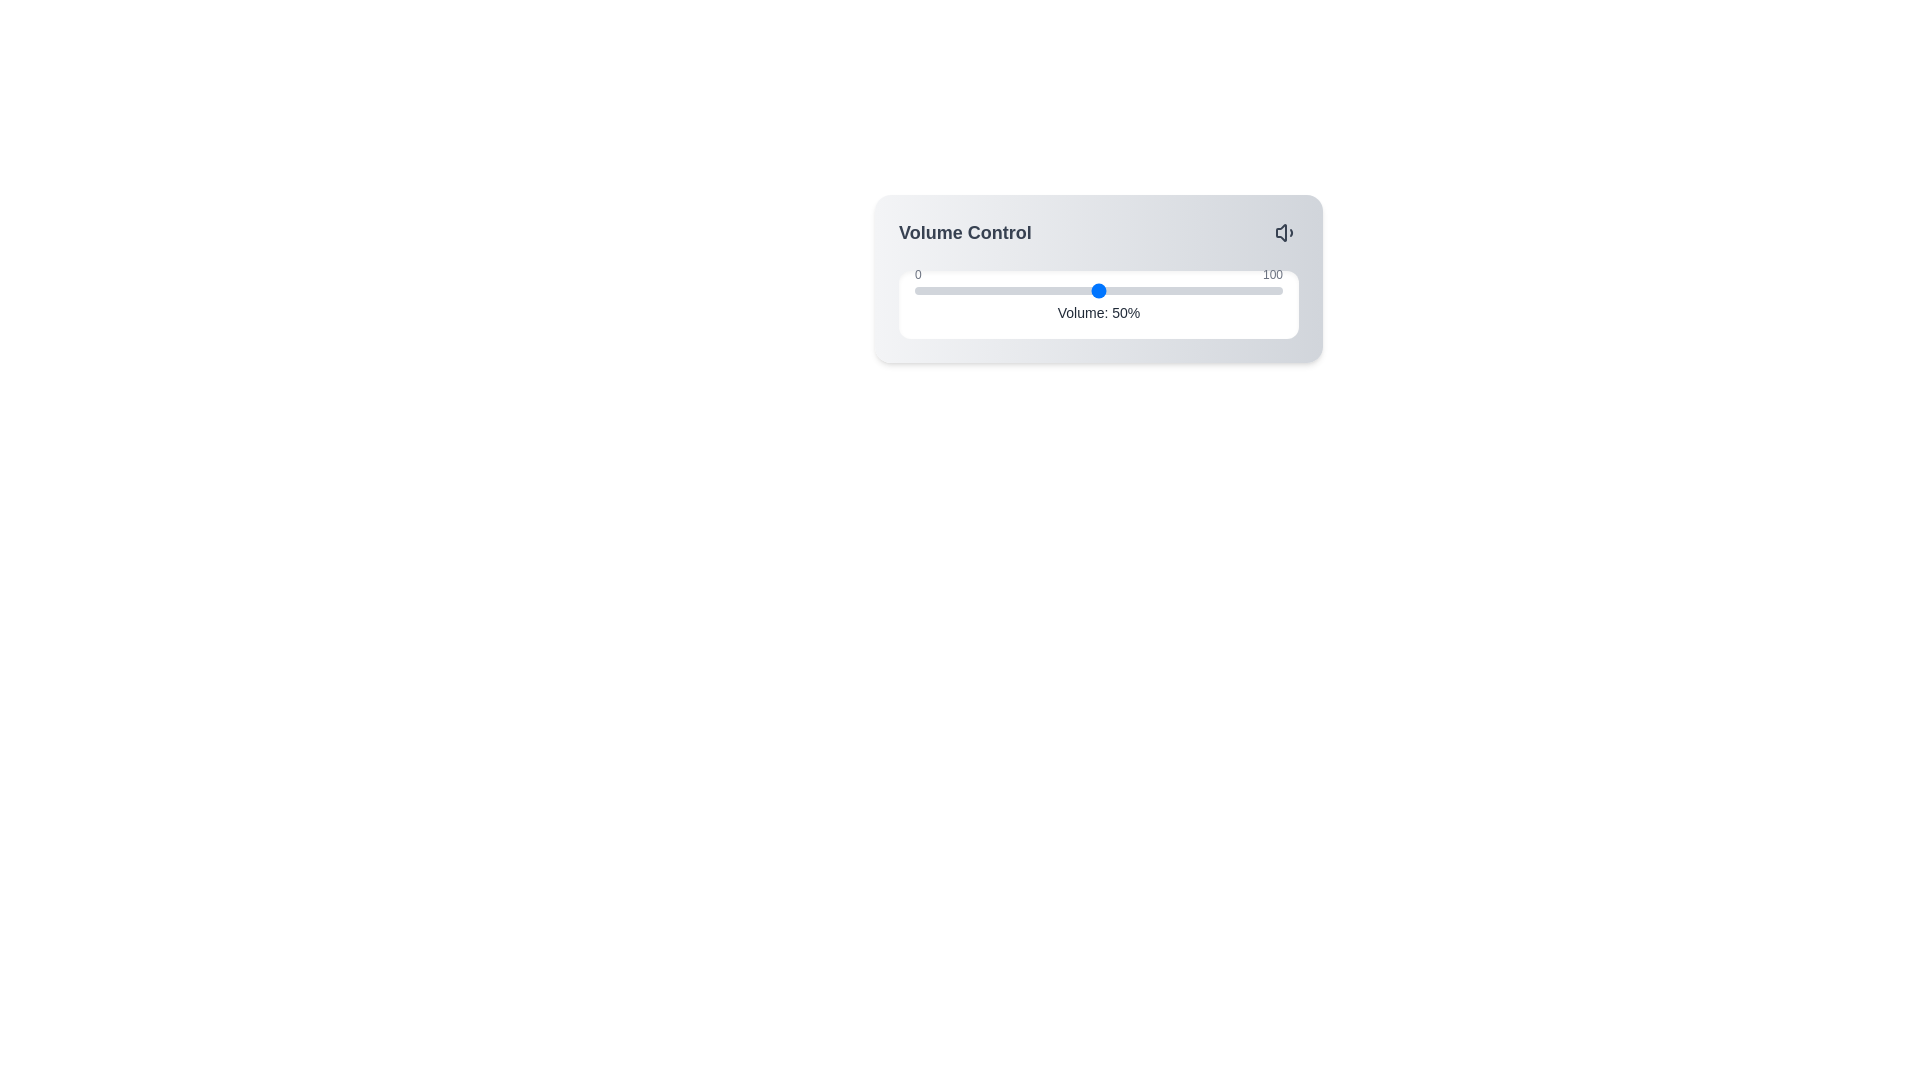  I want to click on the volume icon to observe its state, so click(1286, 231).